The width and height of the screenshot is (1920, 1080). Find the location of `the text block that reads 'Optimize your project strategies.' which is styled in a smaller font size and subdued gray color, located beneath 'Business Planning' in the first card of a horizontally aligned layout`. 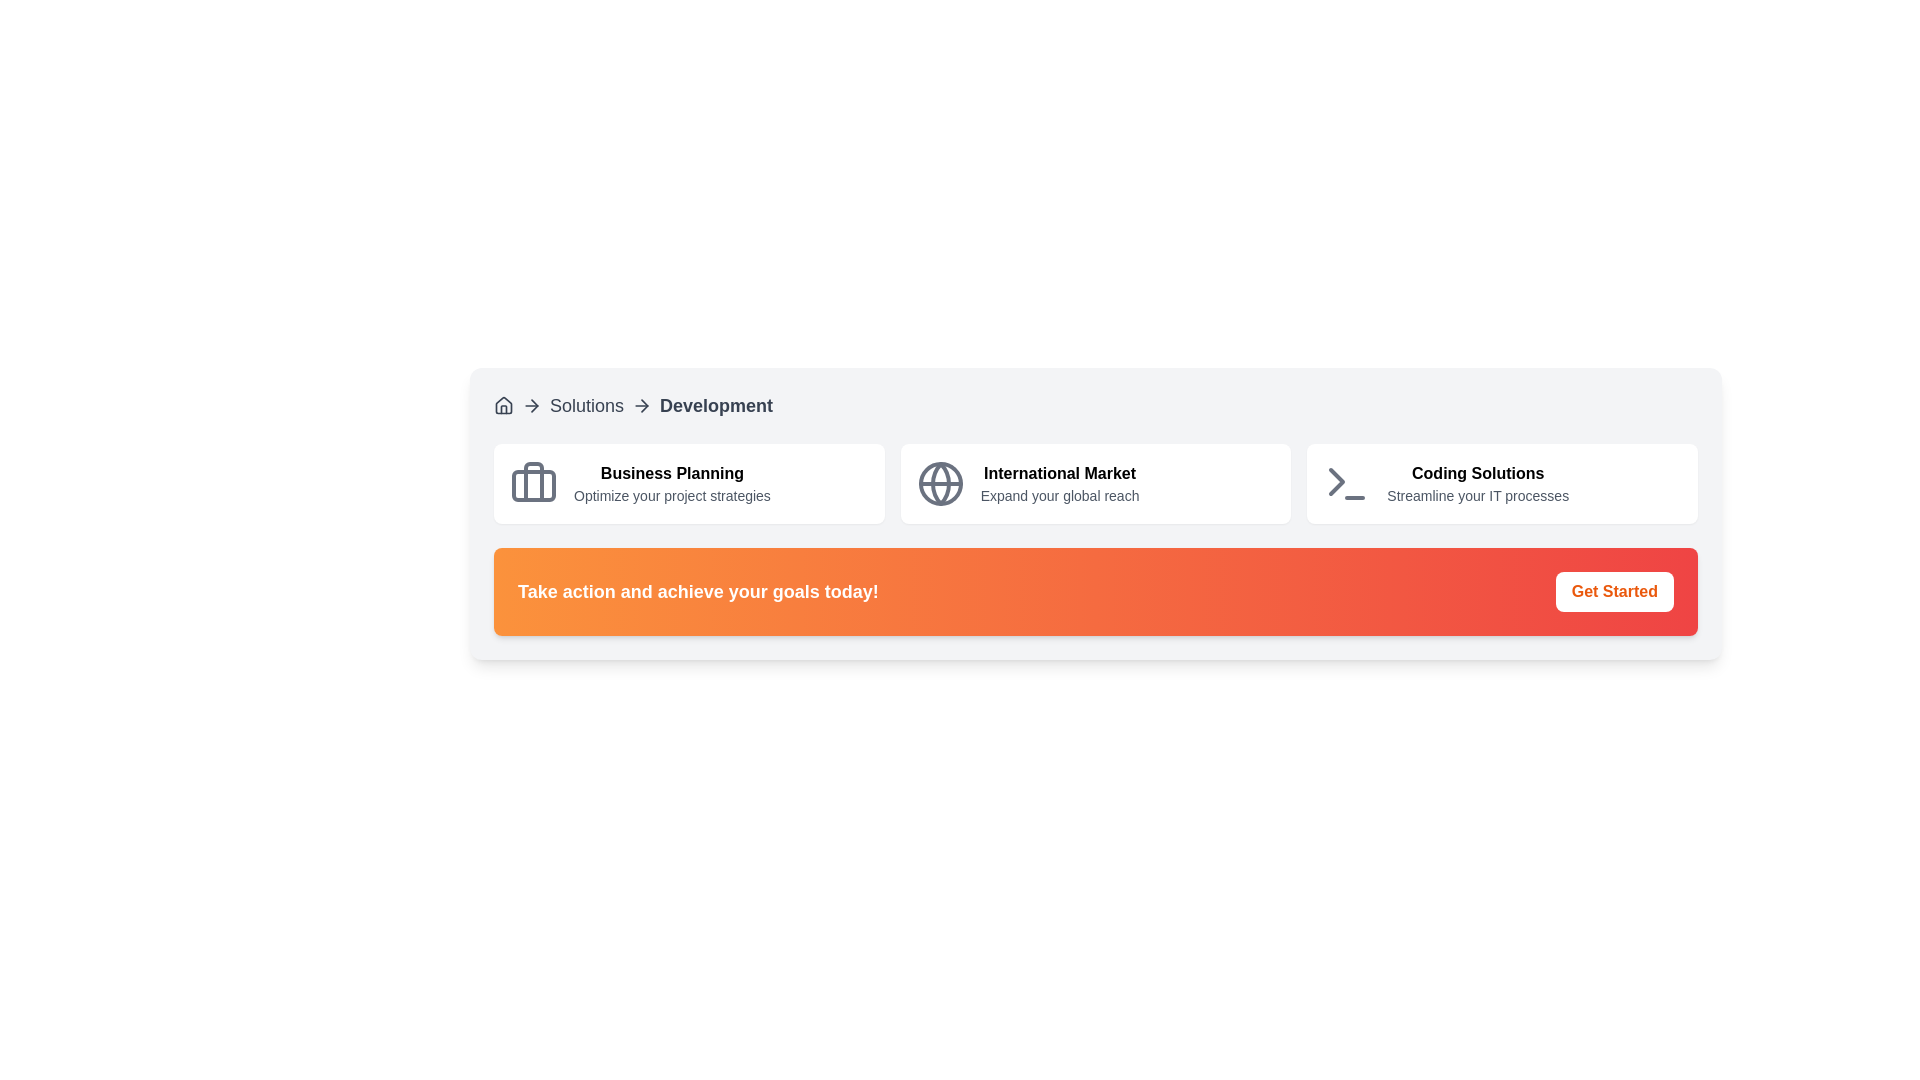

the text block that reads 'Optimize your project strategies.' which is styled in a smaller font size and subdued gray color, located beneath 'Business Planning' in the first card of a horizontally aligned layout is located at coordinates (672, 495).